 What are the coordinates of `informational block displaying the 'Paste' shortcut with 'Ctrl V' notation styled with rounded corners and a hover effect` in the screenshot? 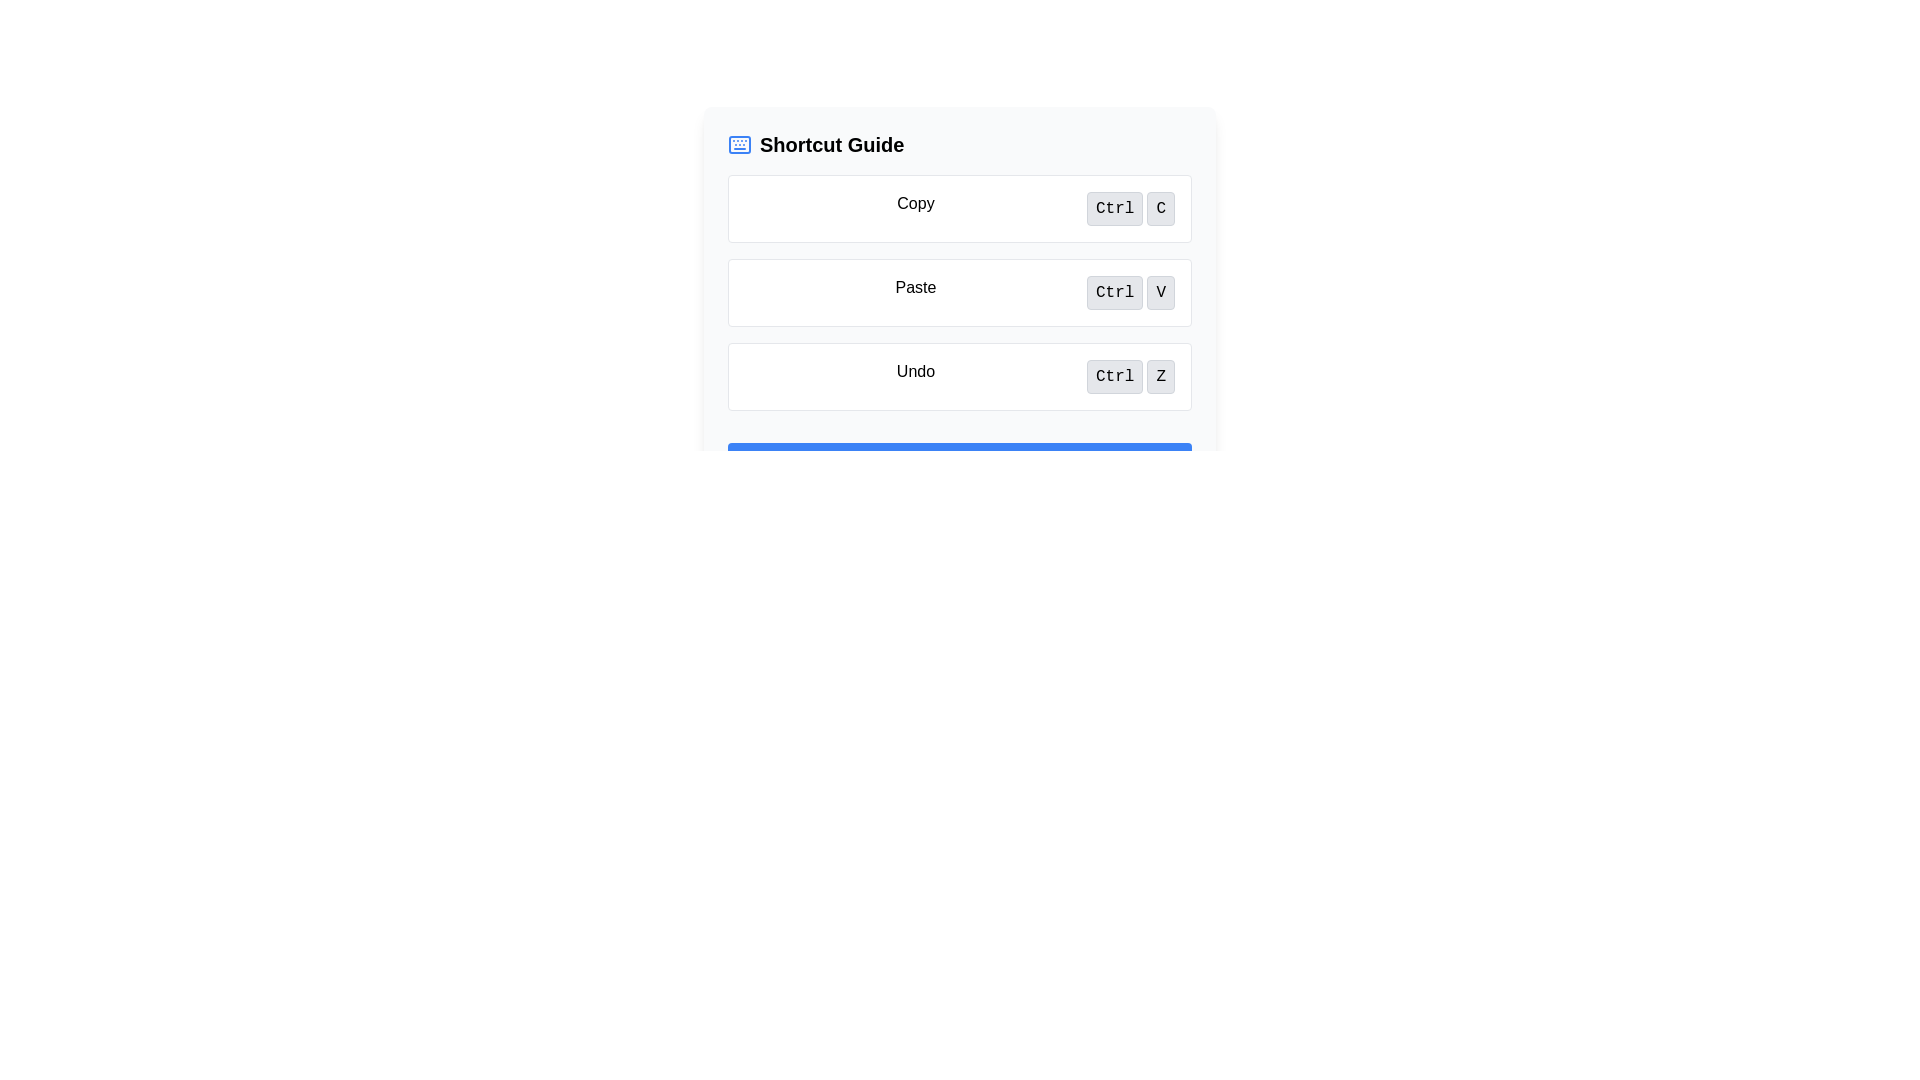 It's located at (960, 293).